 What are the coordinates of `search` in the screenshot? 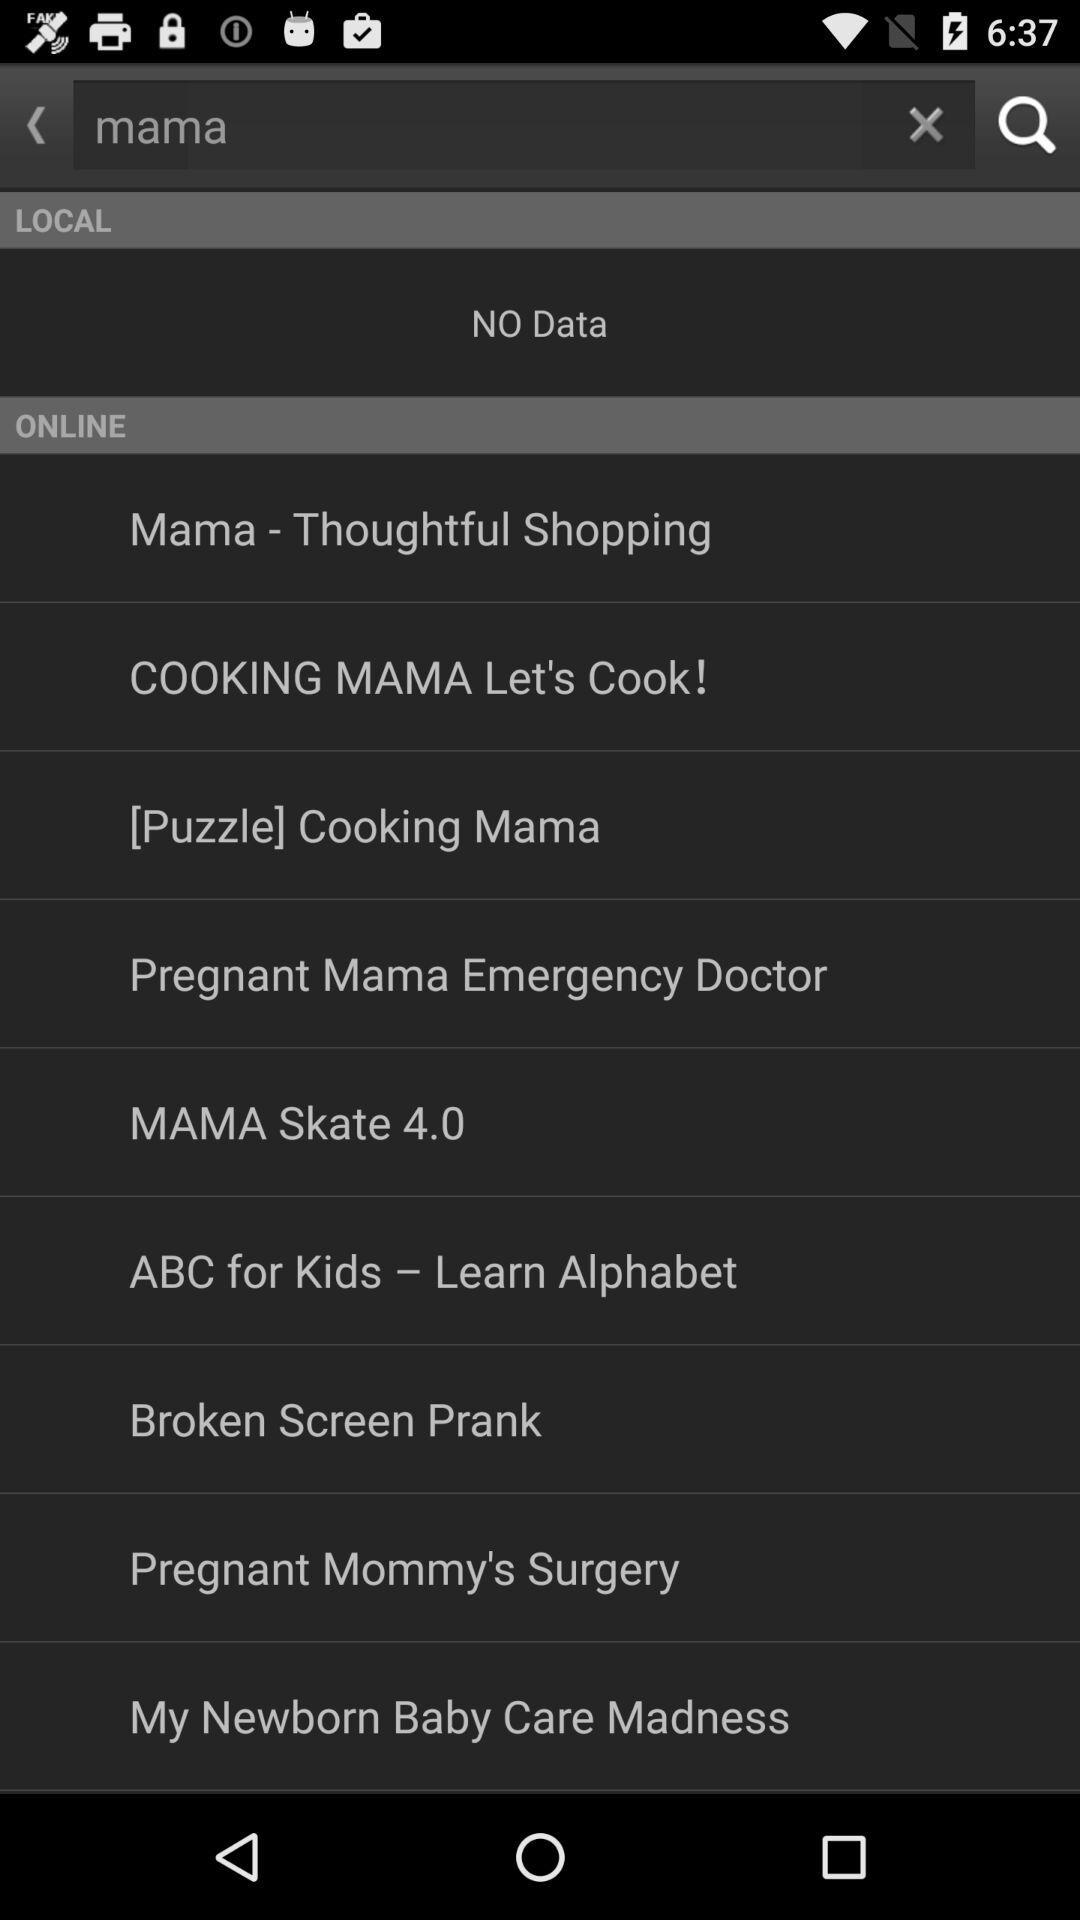 It's located at (1027, 124).